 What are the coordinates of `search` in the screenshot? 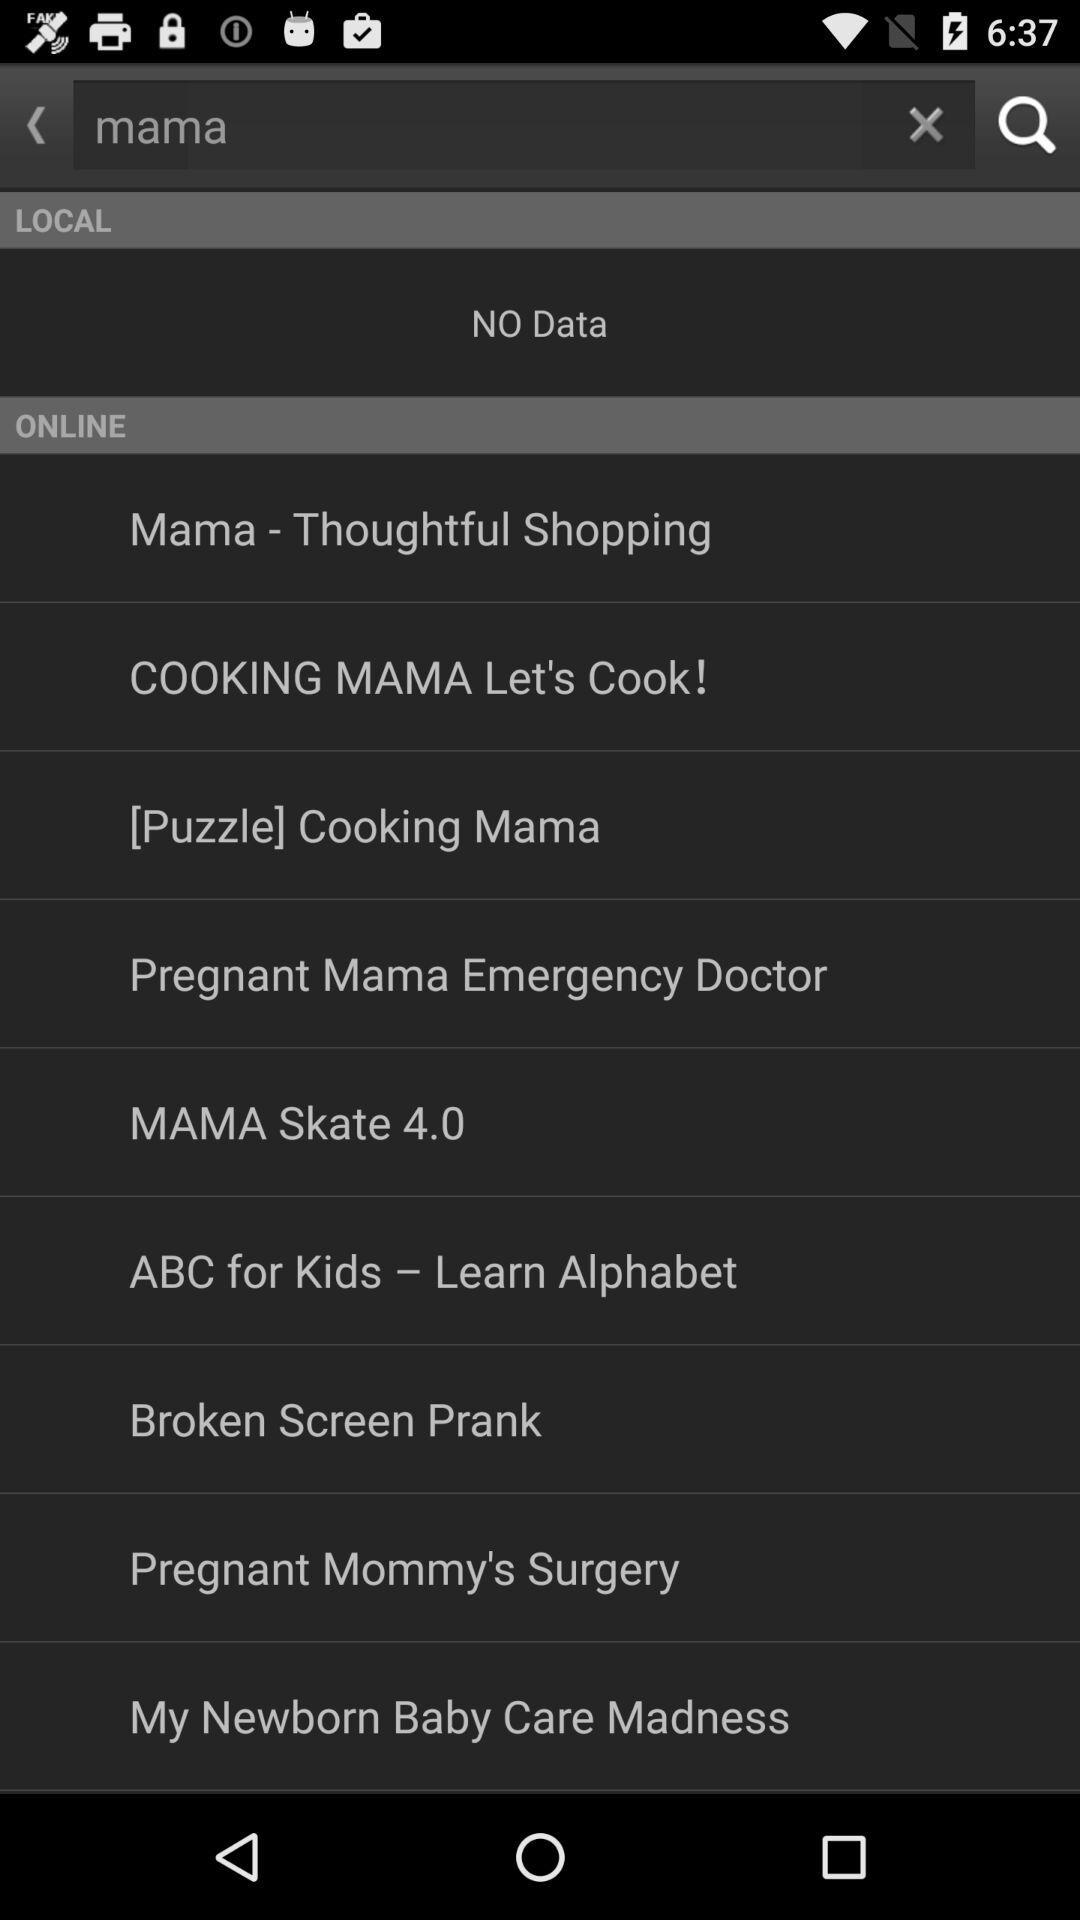 It's located at (1027, 124).